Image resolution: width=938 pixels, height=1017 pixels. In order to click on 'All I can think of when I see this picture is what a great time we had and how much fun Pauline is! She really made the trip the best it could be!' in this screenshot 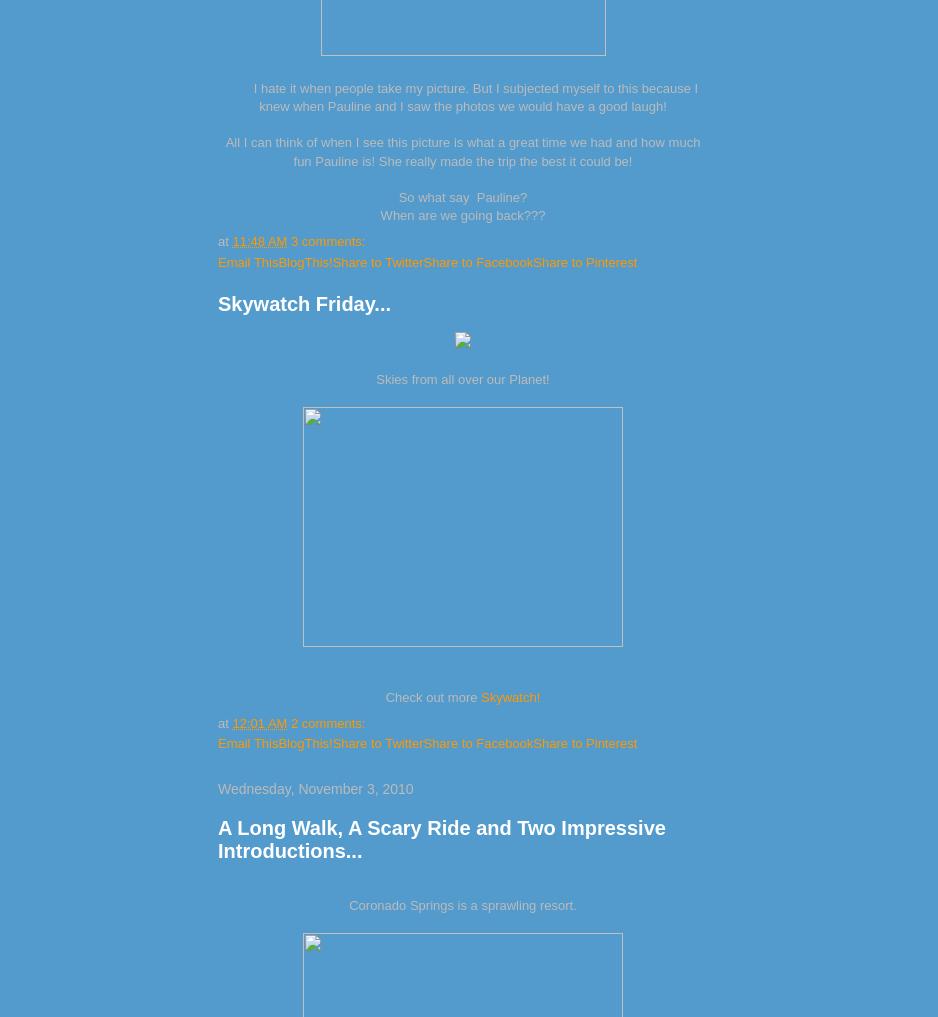, I will do `click(461, 150)`.